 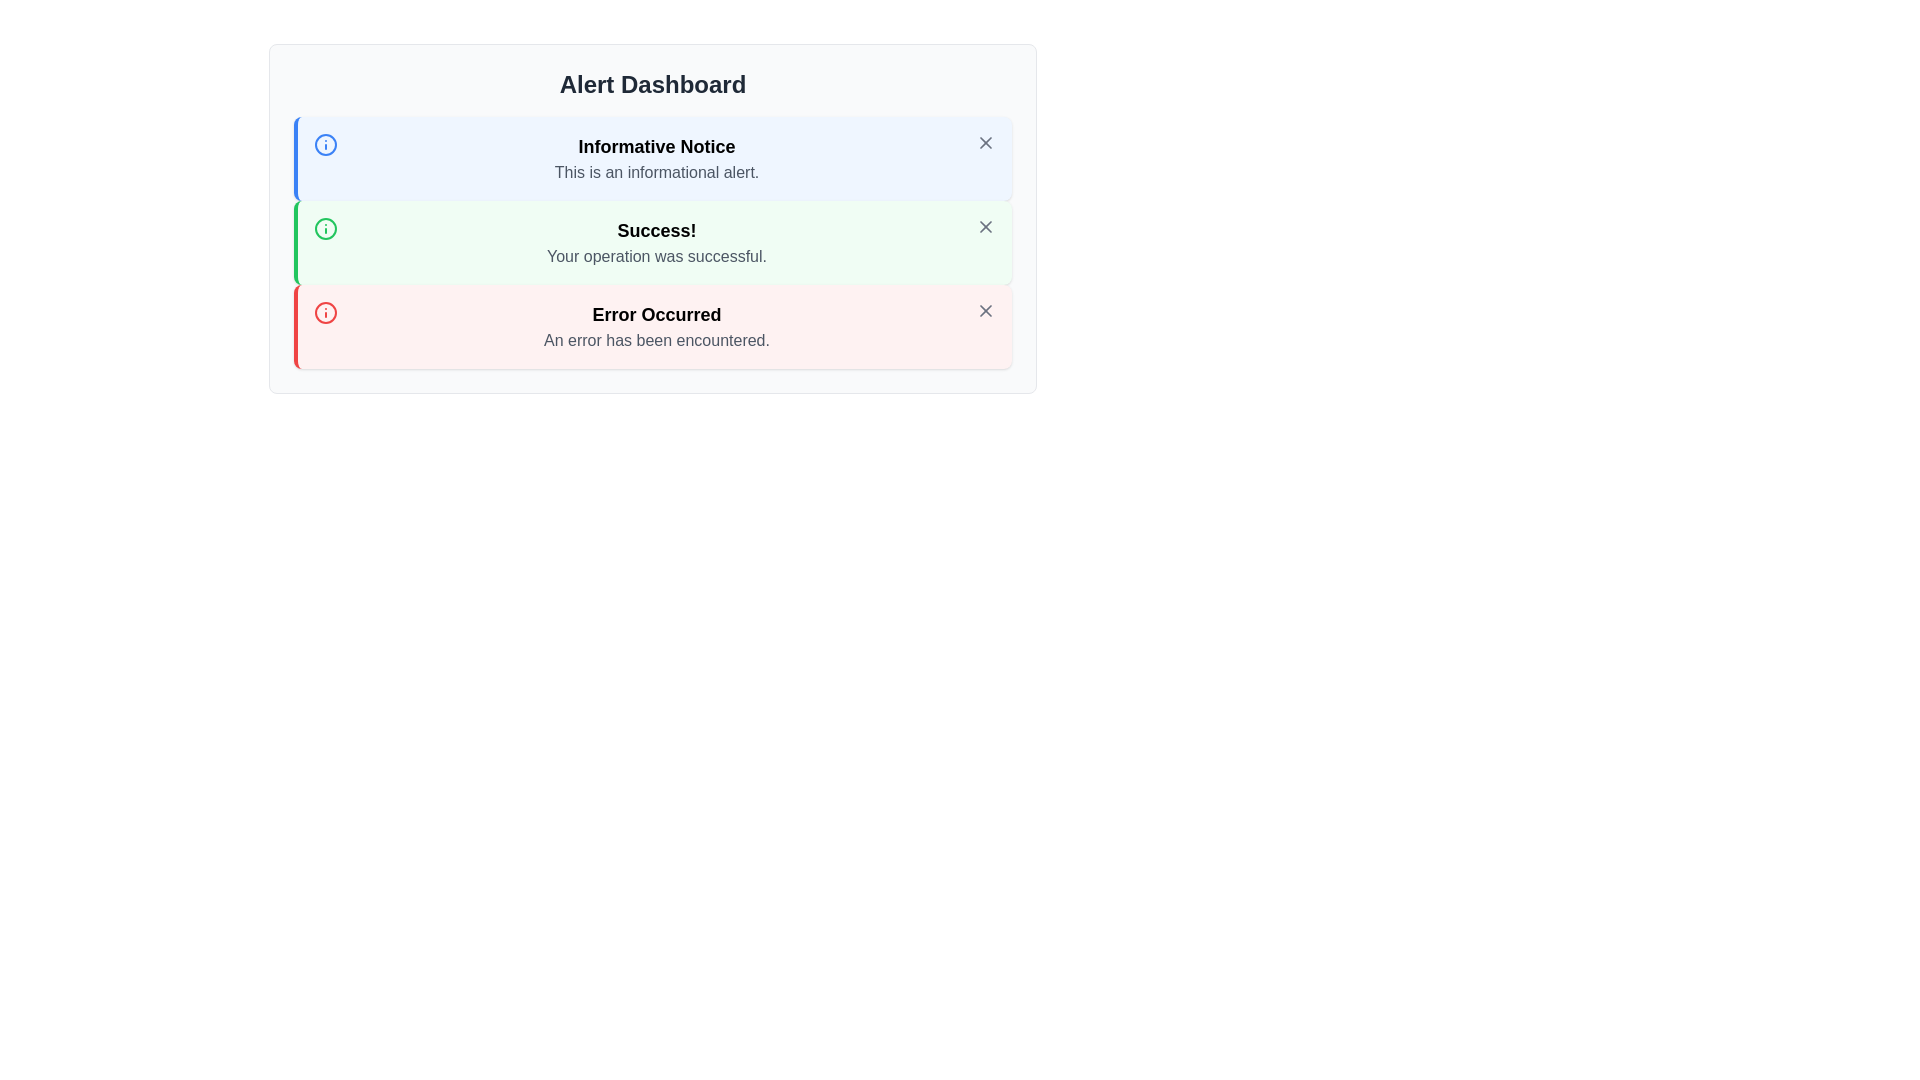 I want to click on title text of the informational alert card, which is located at the top section of the page inside the first card of the alert dashboard, directly above the text 'This is an informational alert.', so click(x=657, y=145).